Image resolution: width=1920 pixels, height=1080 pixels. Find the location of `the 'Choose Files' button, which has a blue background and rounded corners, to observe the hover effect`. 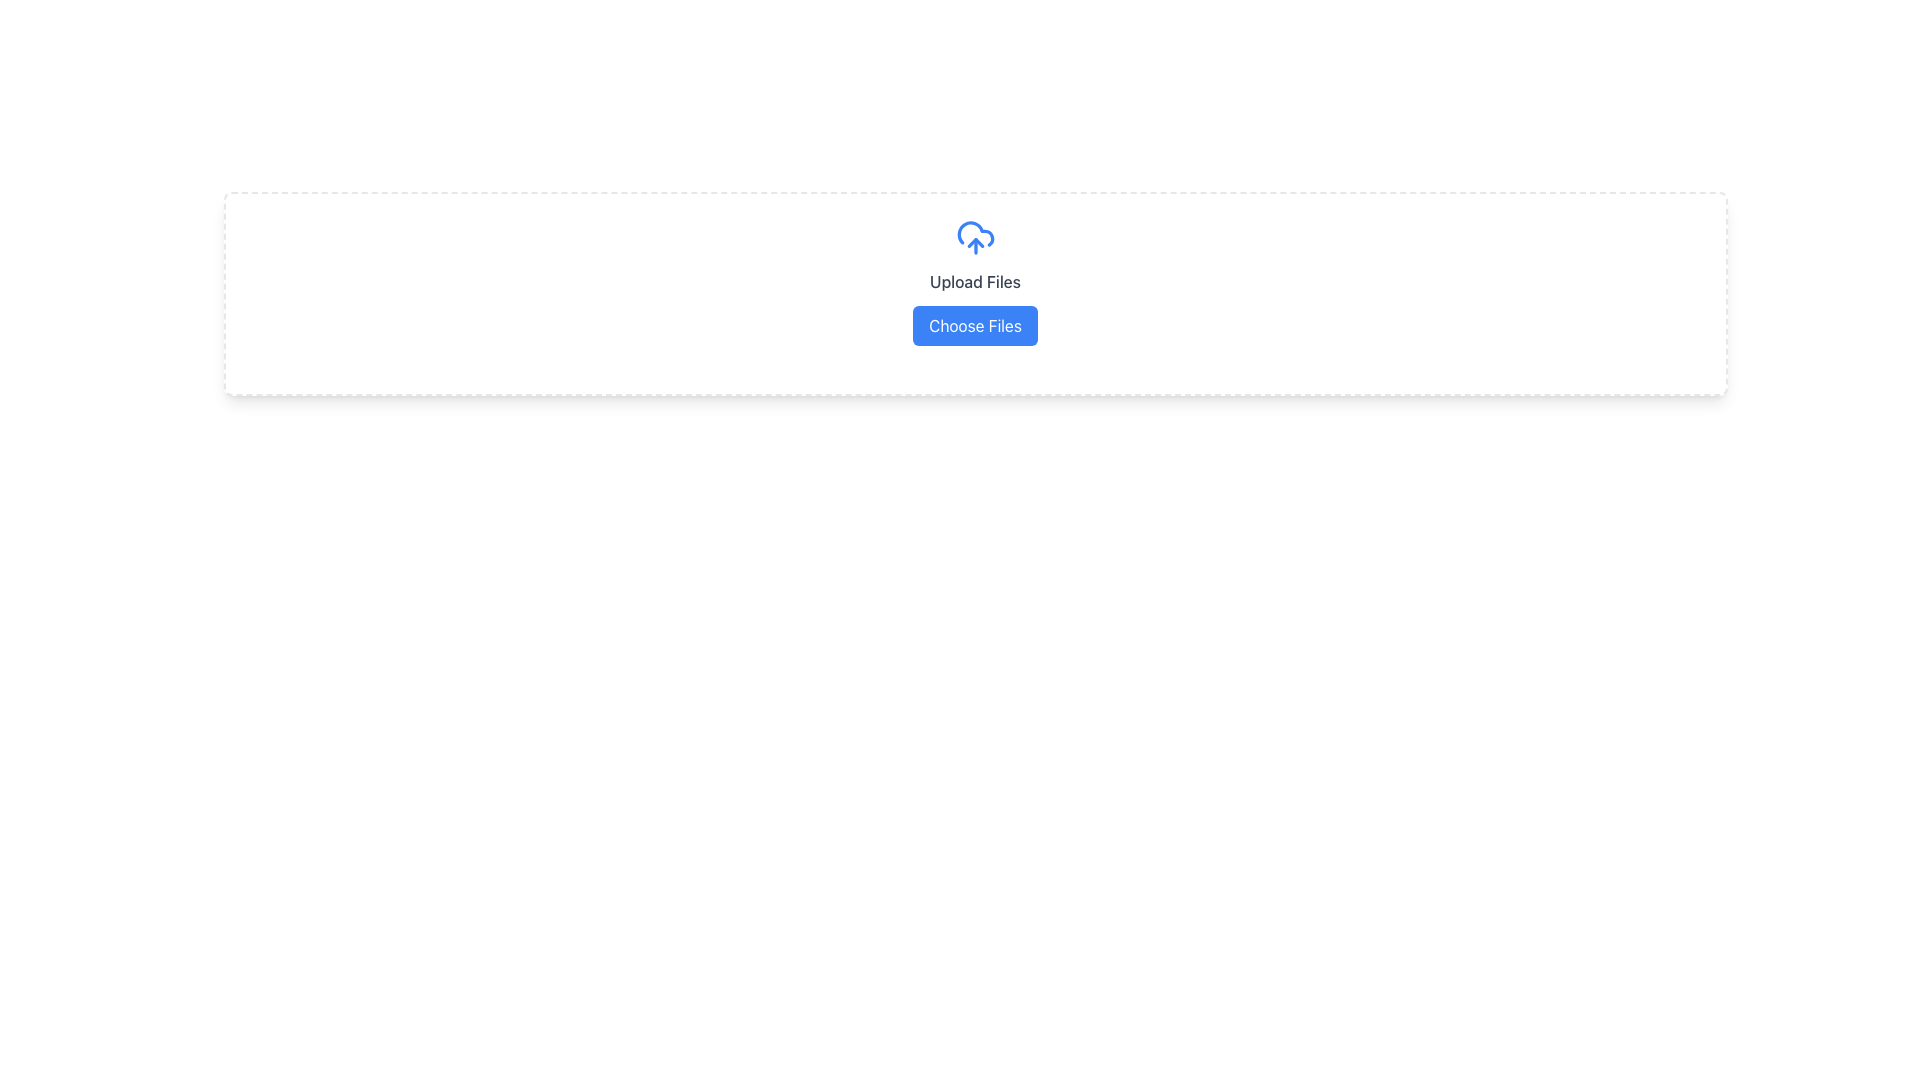

the 'Choose Files' button, which has a blue background and rounded corners, to observe the hover effect is located at coordinates (975, 325).